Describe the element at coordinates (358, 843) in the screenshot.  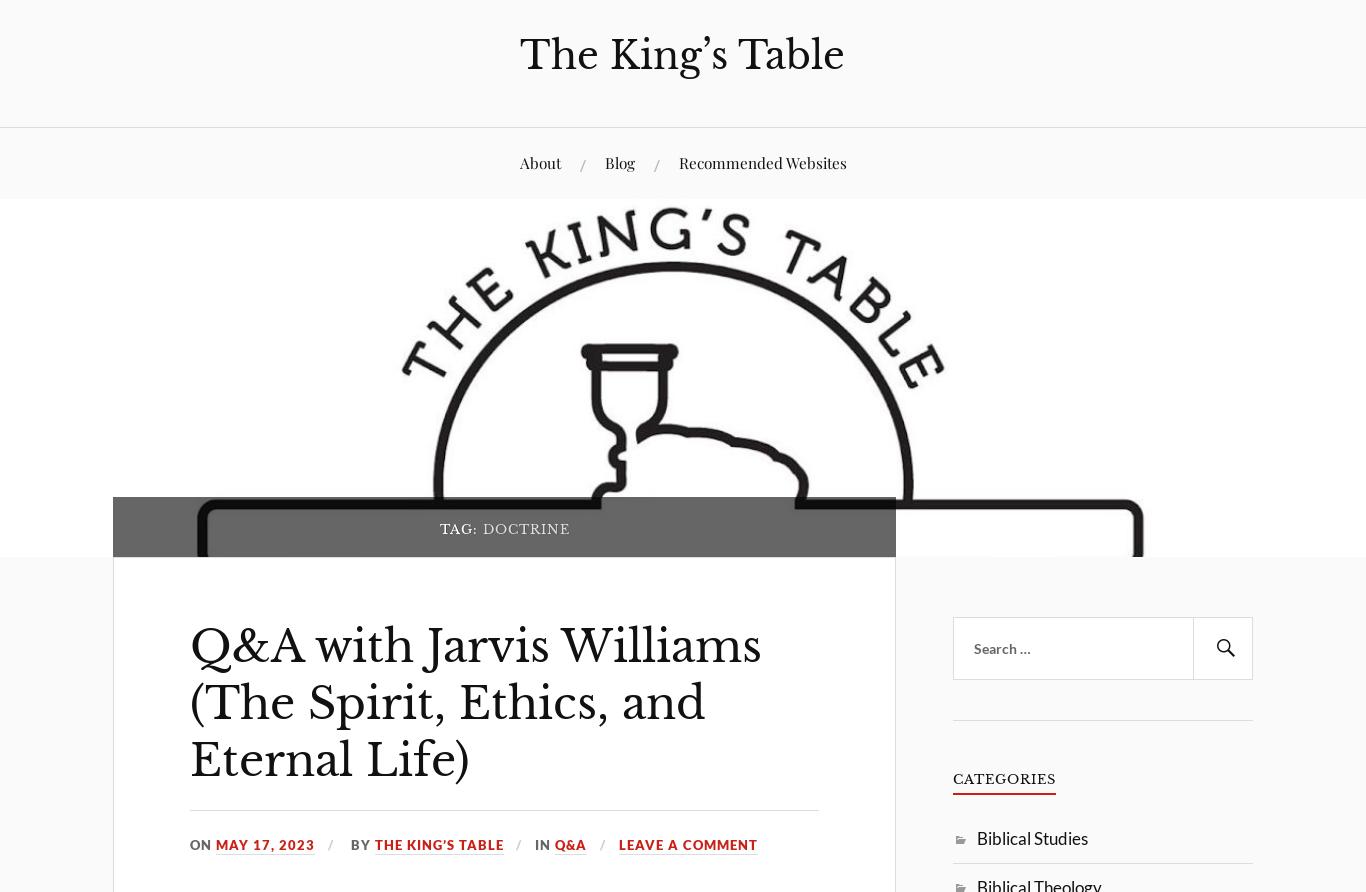
I see `'By'` at that location.